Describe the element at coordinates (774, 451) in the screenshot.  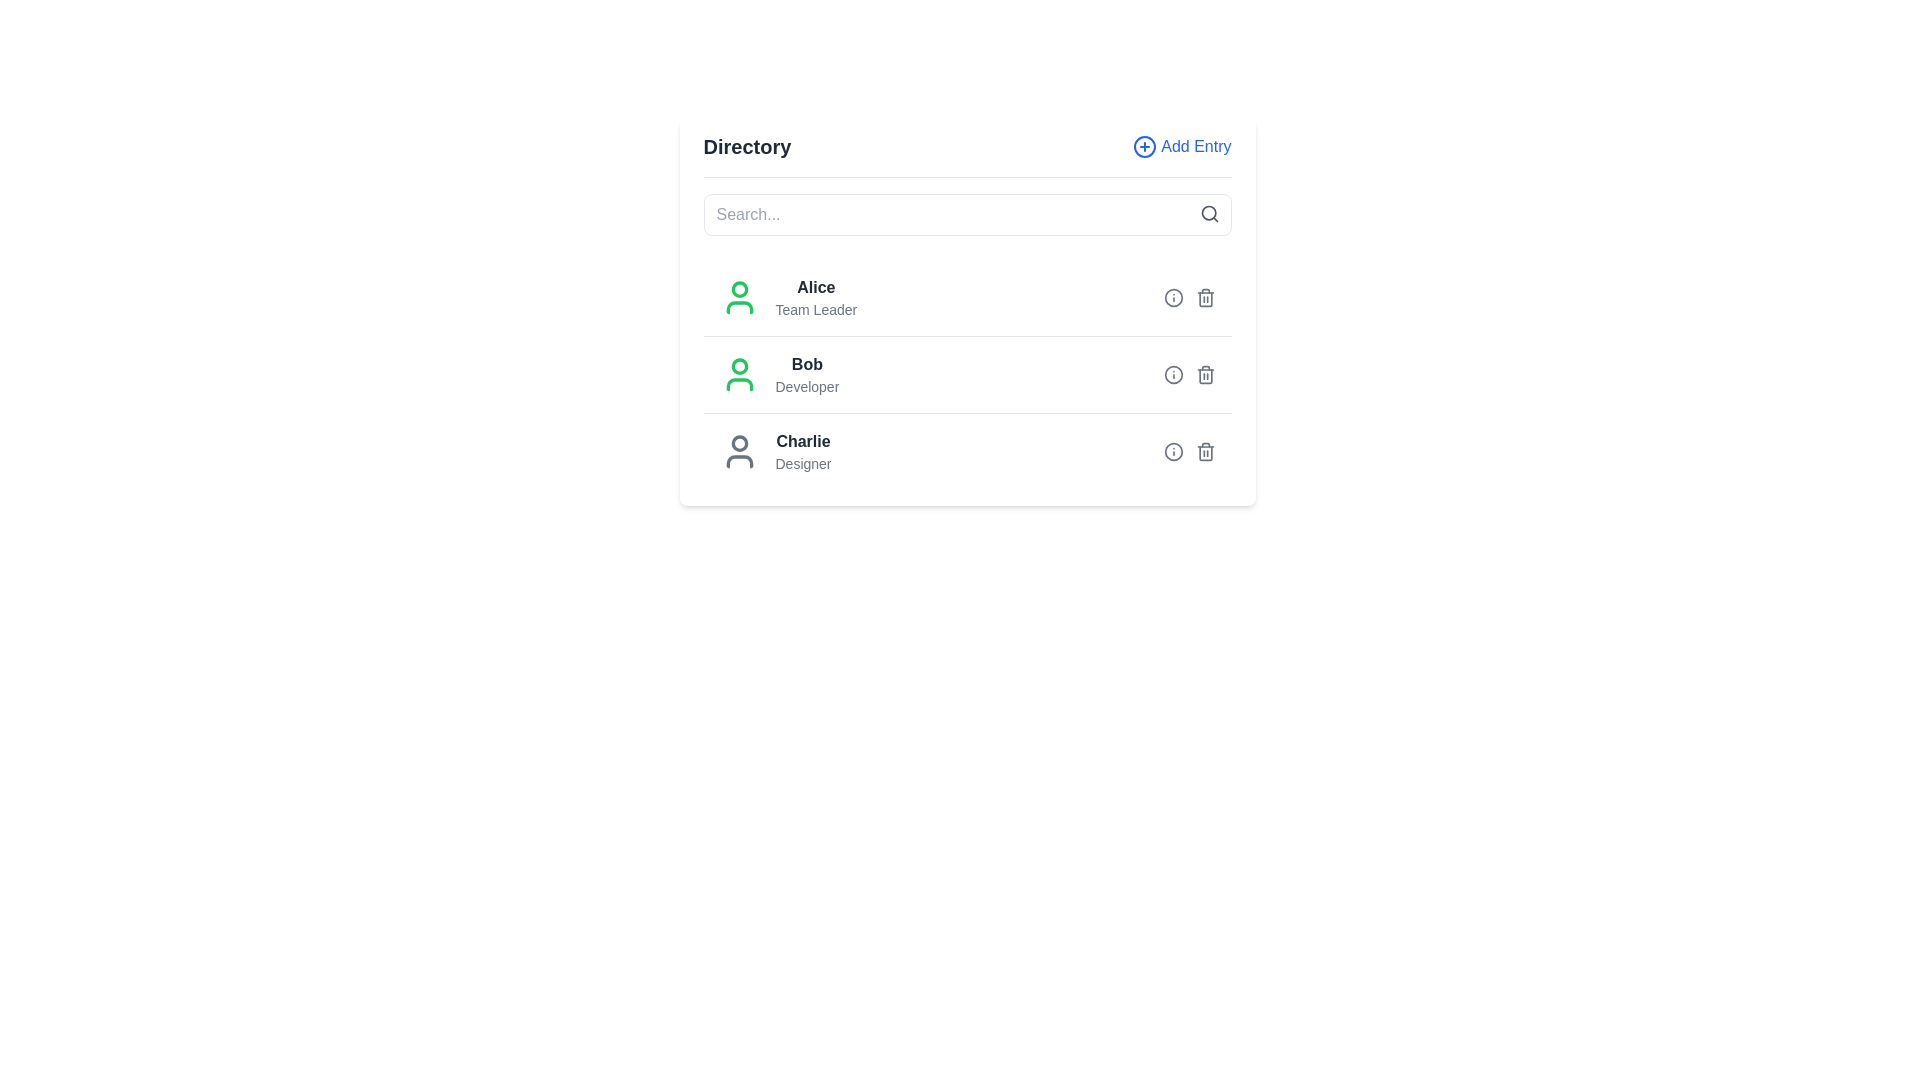
I see `the third user profile entry in the list, which contains the user's name and role, located below the profiles for 'Alice' and 'Bob'` at that location.